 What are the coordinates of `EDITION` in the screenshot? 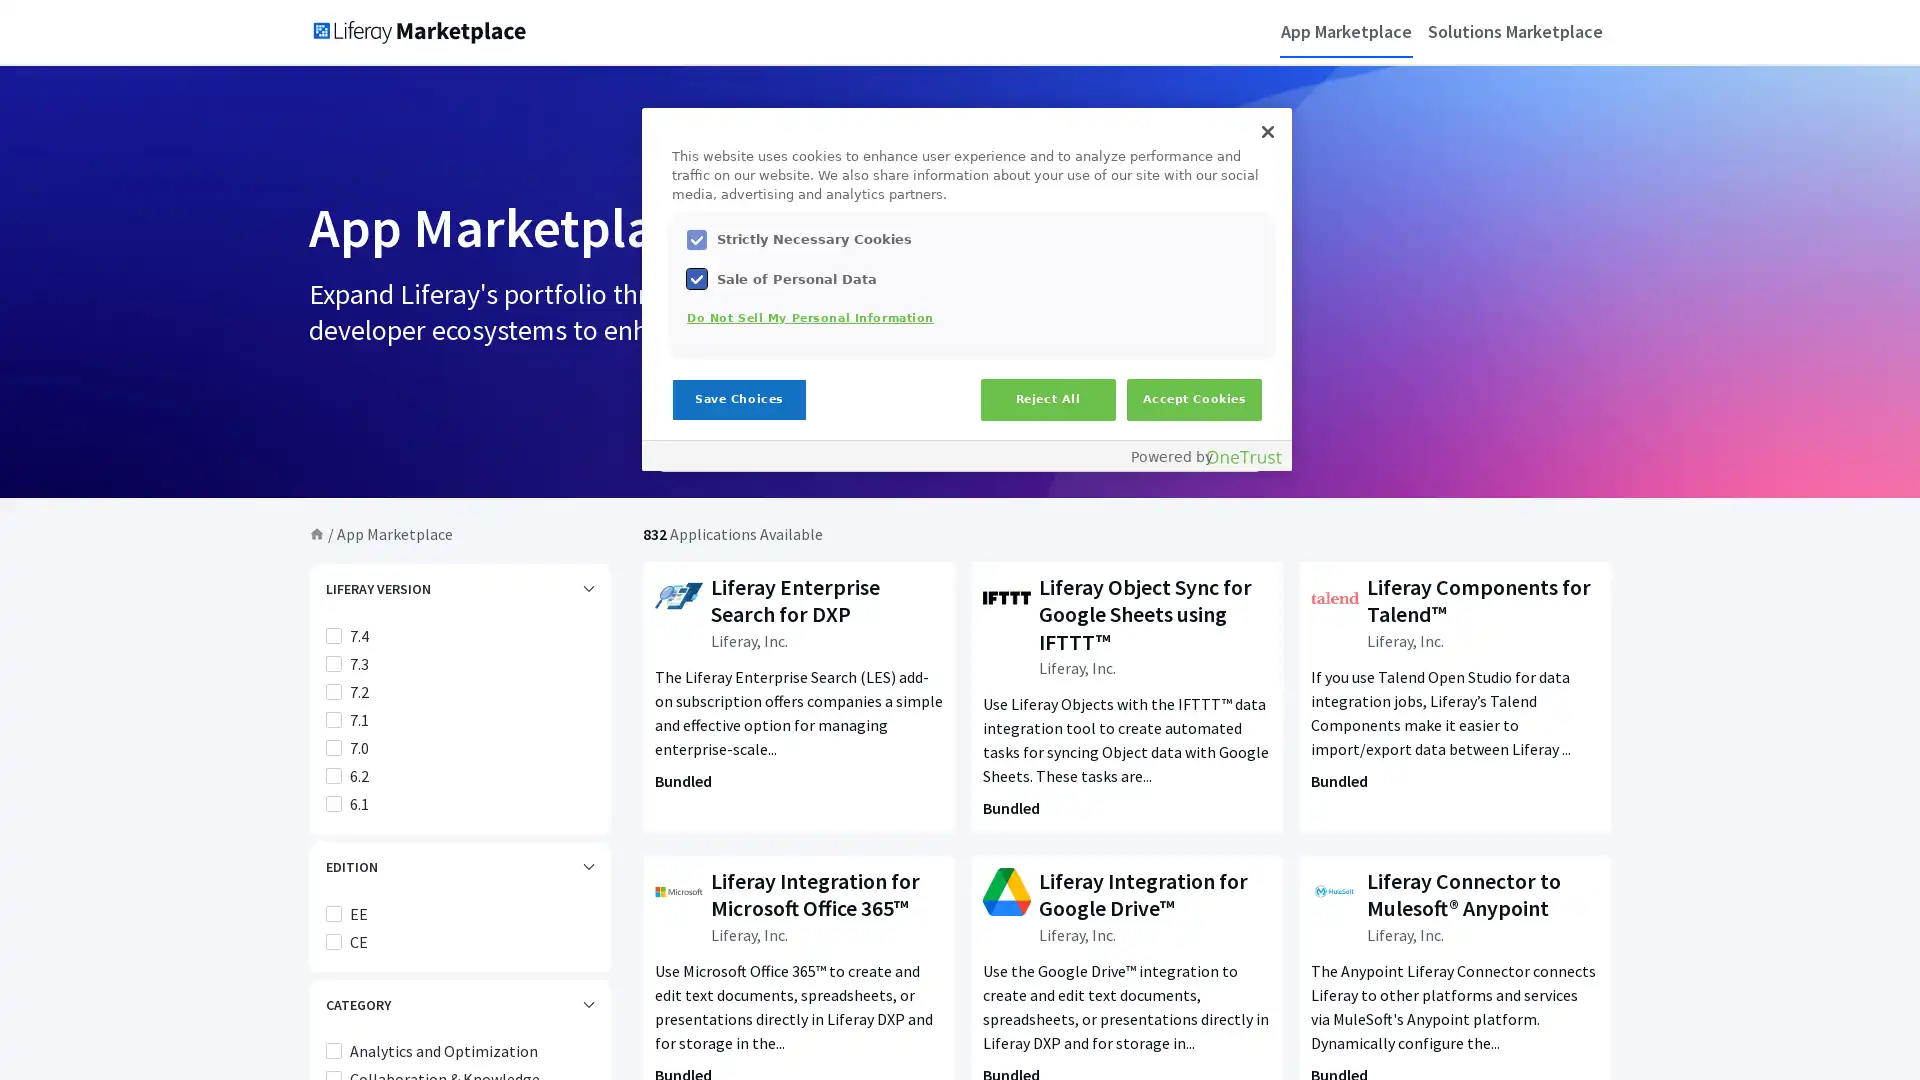 It's located at (458, 865).